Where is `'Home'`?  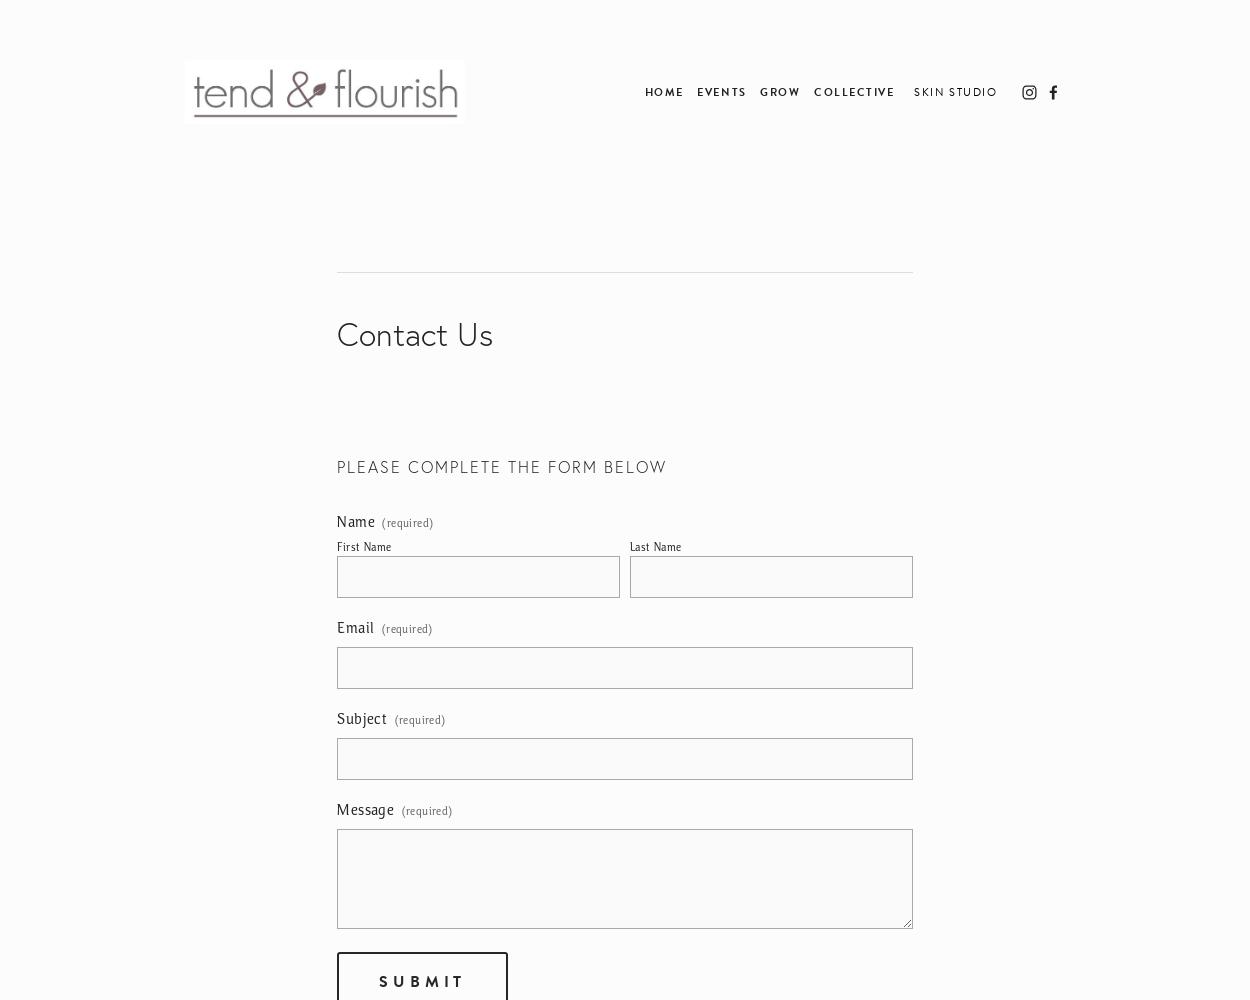
'Home' is located at coordinates (663, 90).